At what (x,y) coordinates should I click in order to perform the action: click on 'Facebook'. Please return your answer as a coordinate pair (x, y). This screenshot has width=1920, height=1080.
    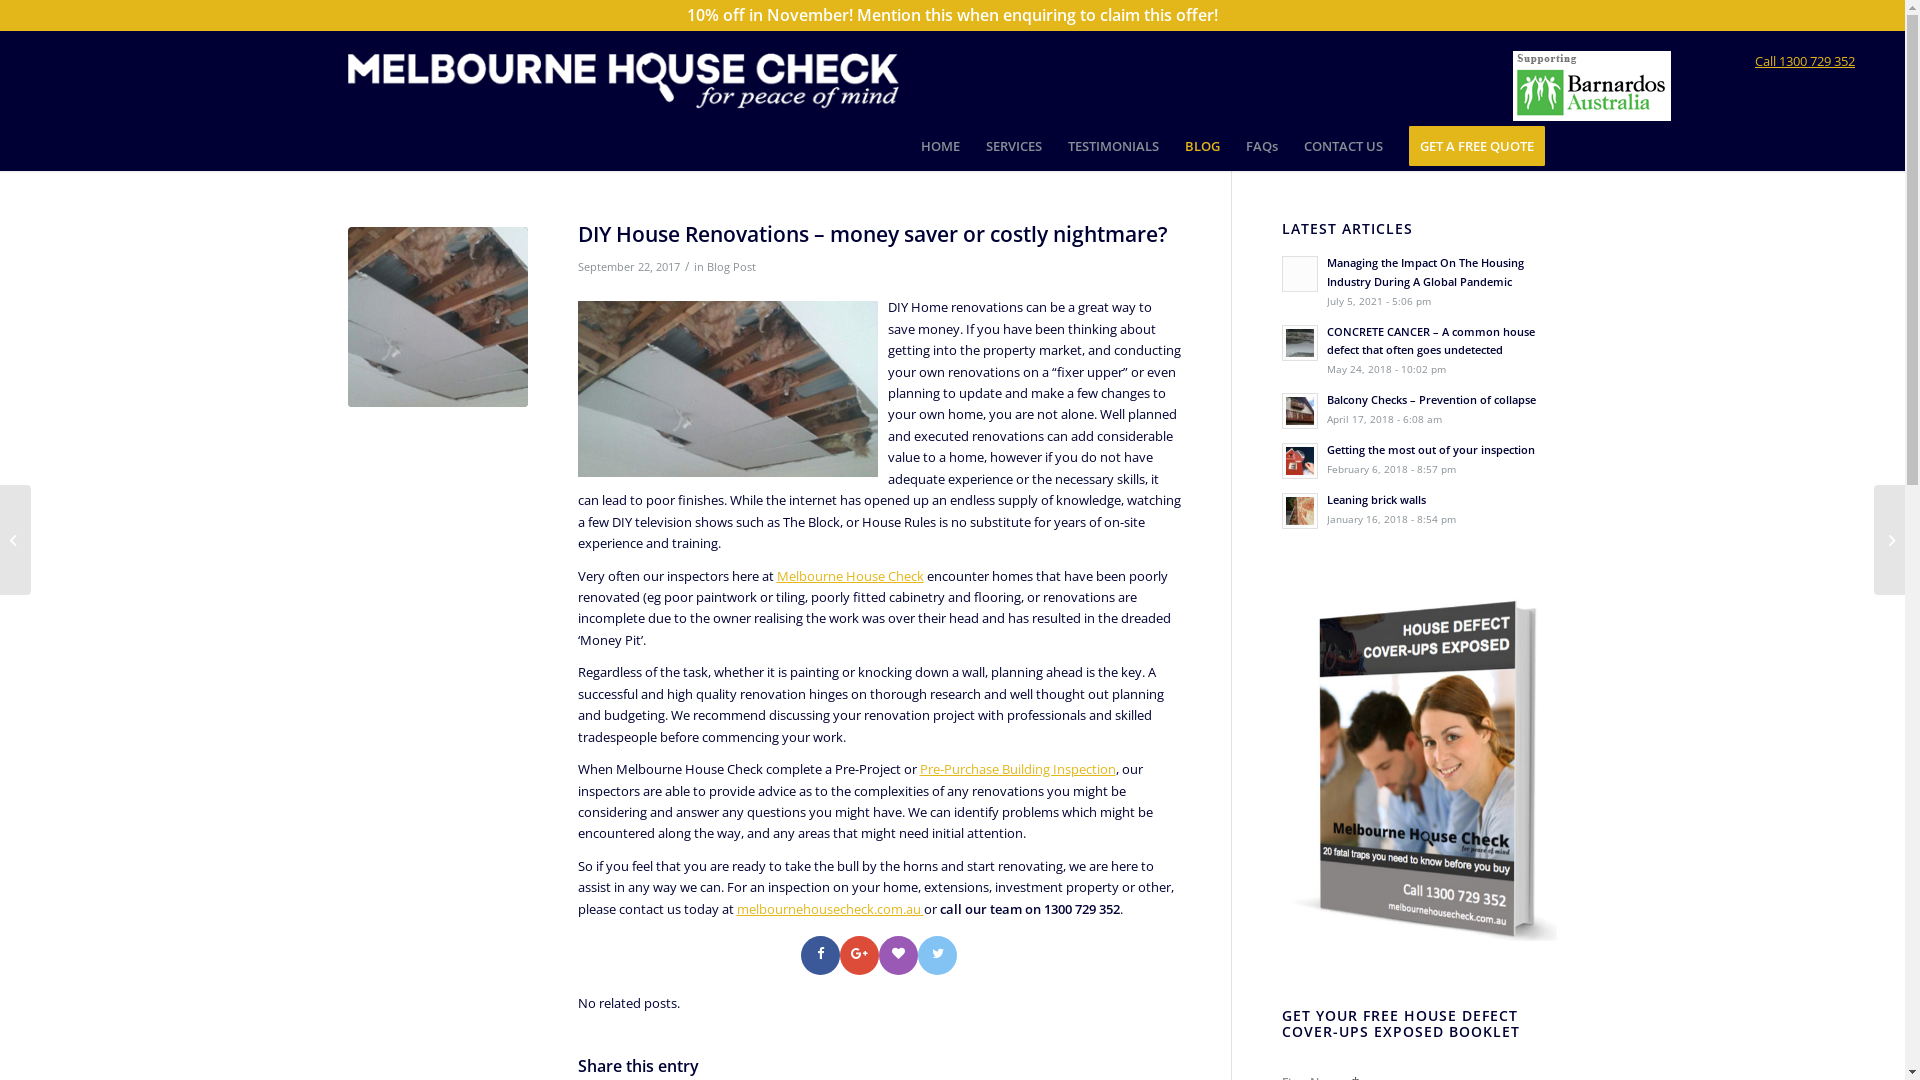
    Looking at the image, I should click on (820, 954).